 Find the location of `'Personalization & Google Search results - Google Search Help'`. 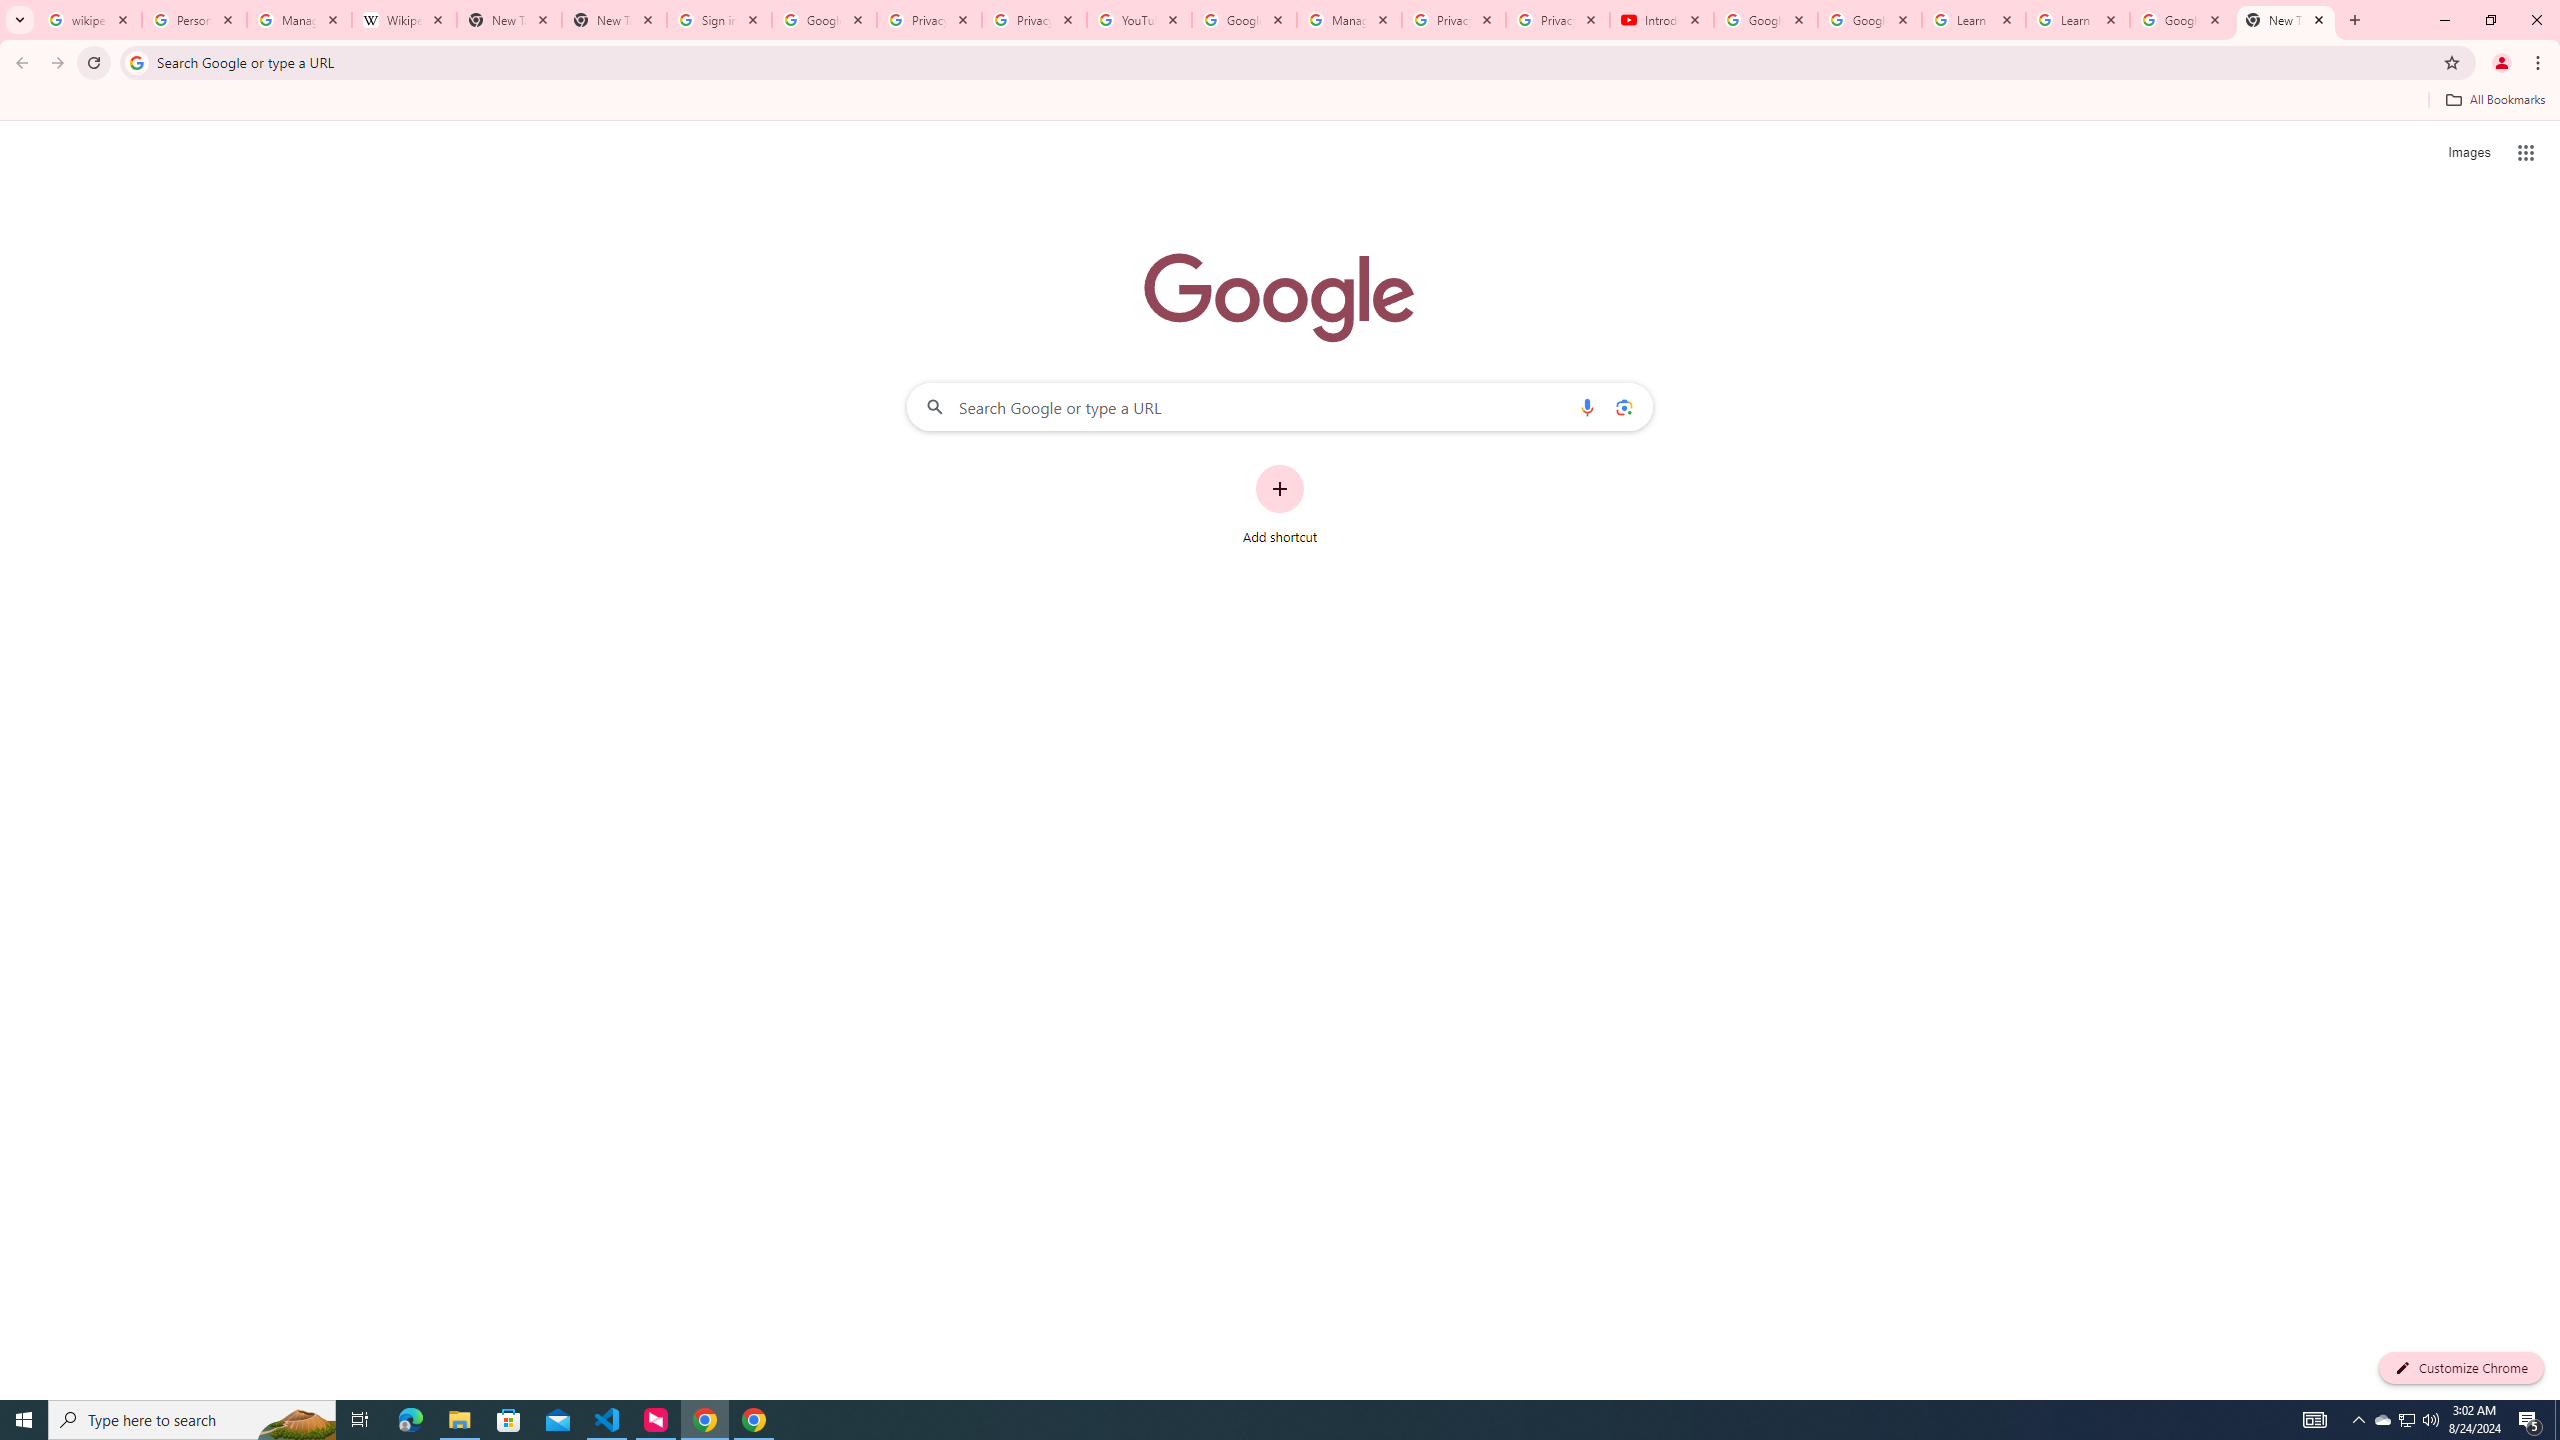

'Personalization & Google Search results - Google Search Help' is located at coordinates (193, 19).